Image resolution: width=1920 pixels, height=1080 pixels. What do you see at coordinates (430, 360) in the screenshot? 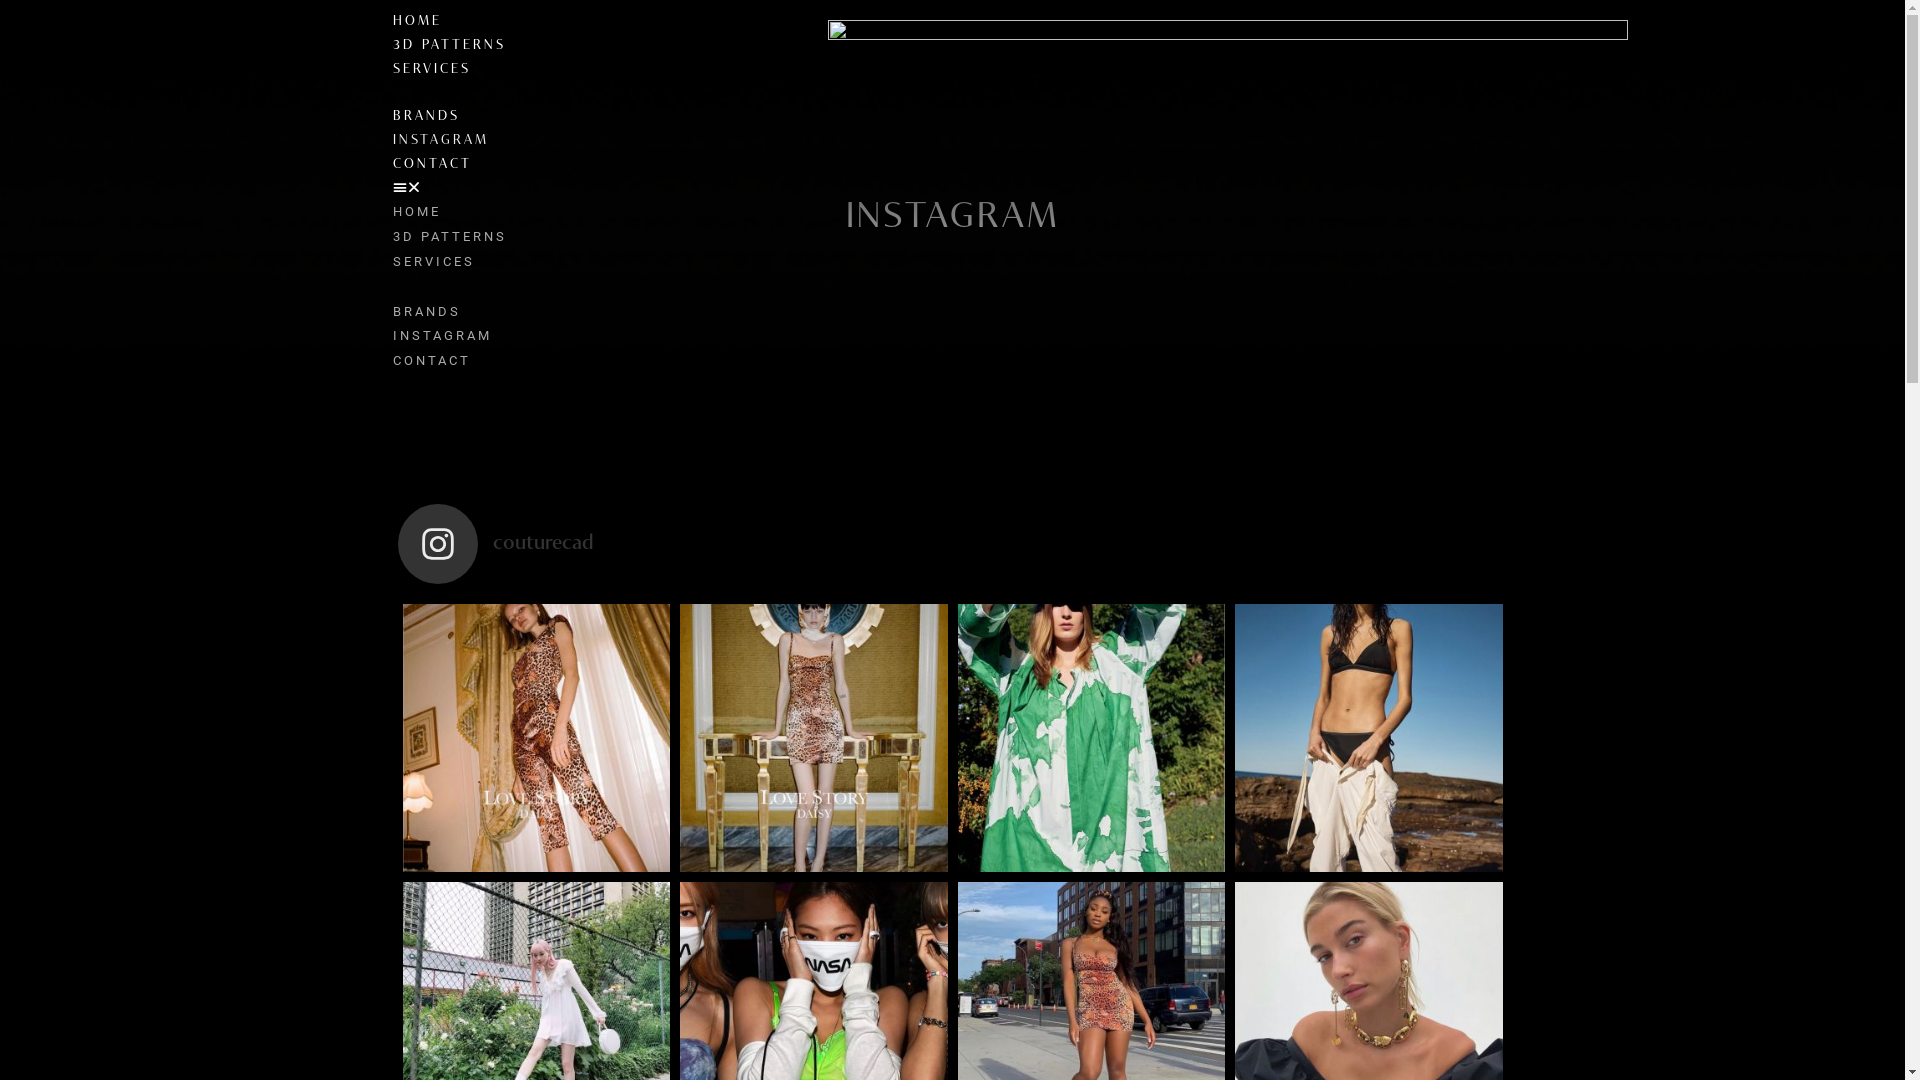
I see `'CONTACT'` at bounding box center [430, 360].